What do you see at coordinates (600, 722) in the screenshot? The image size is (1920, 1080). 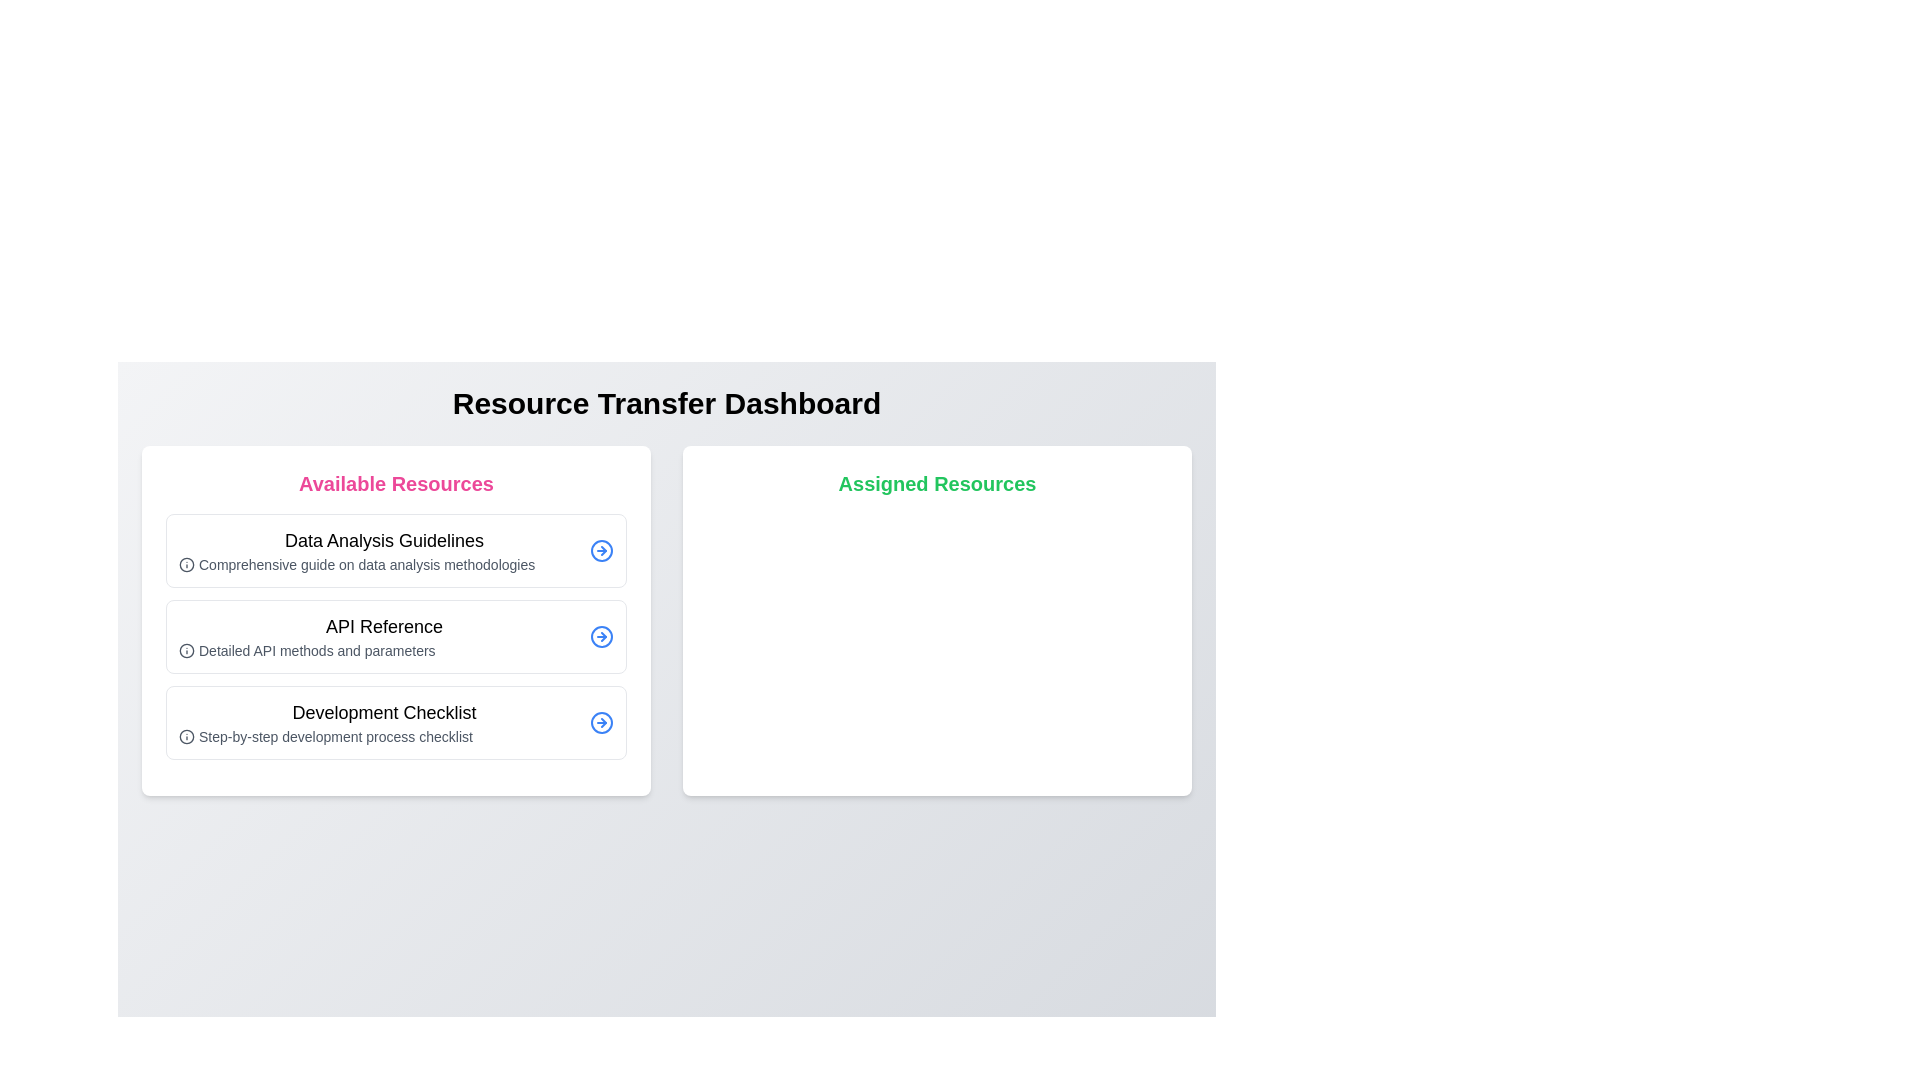 I see `the clickable icon (decorative arrow) located in the 'Development Checklist' section` at bounding box center [600, 722].